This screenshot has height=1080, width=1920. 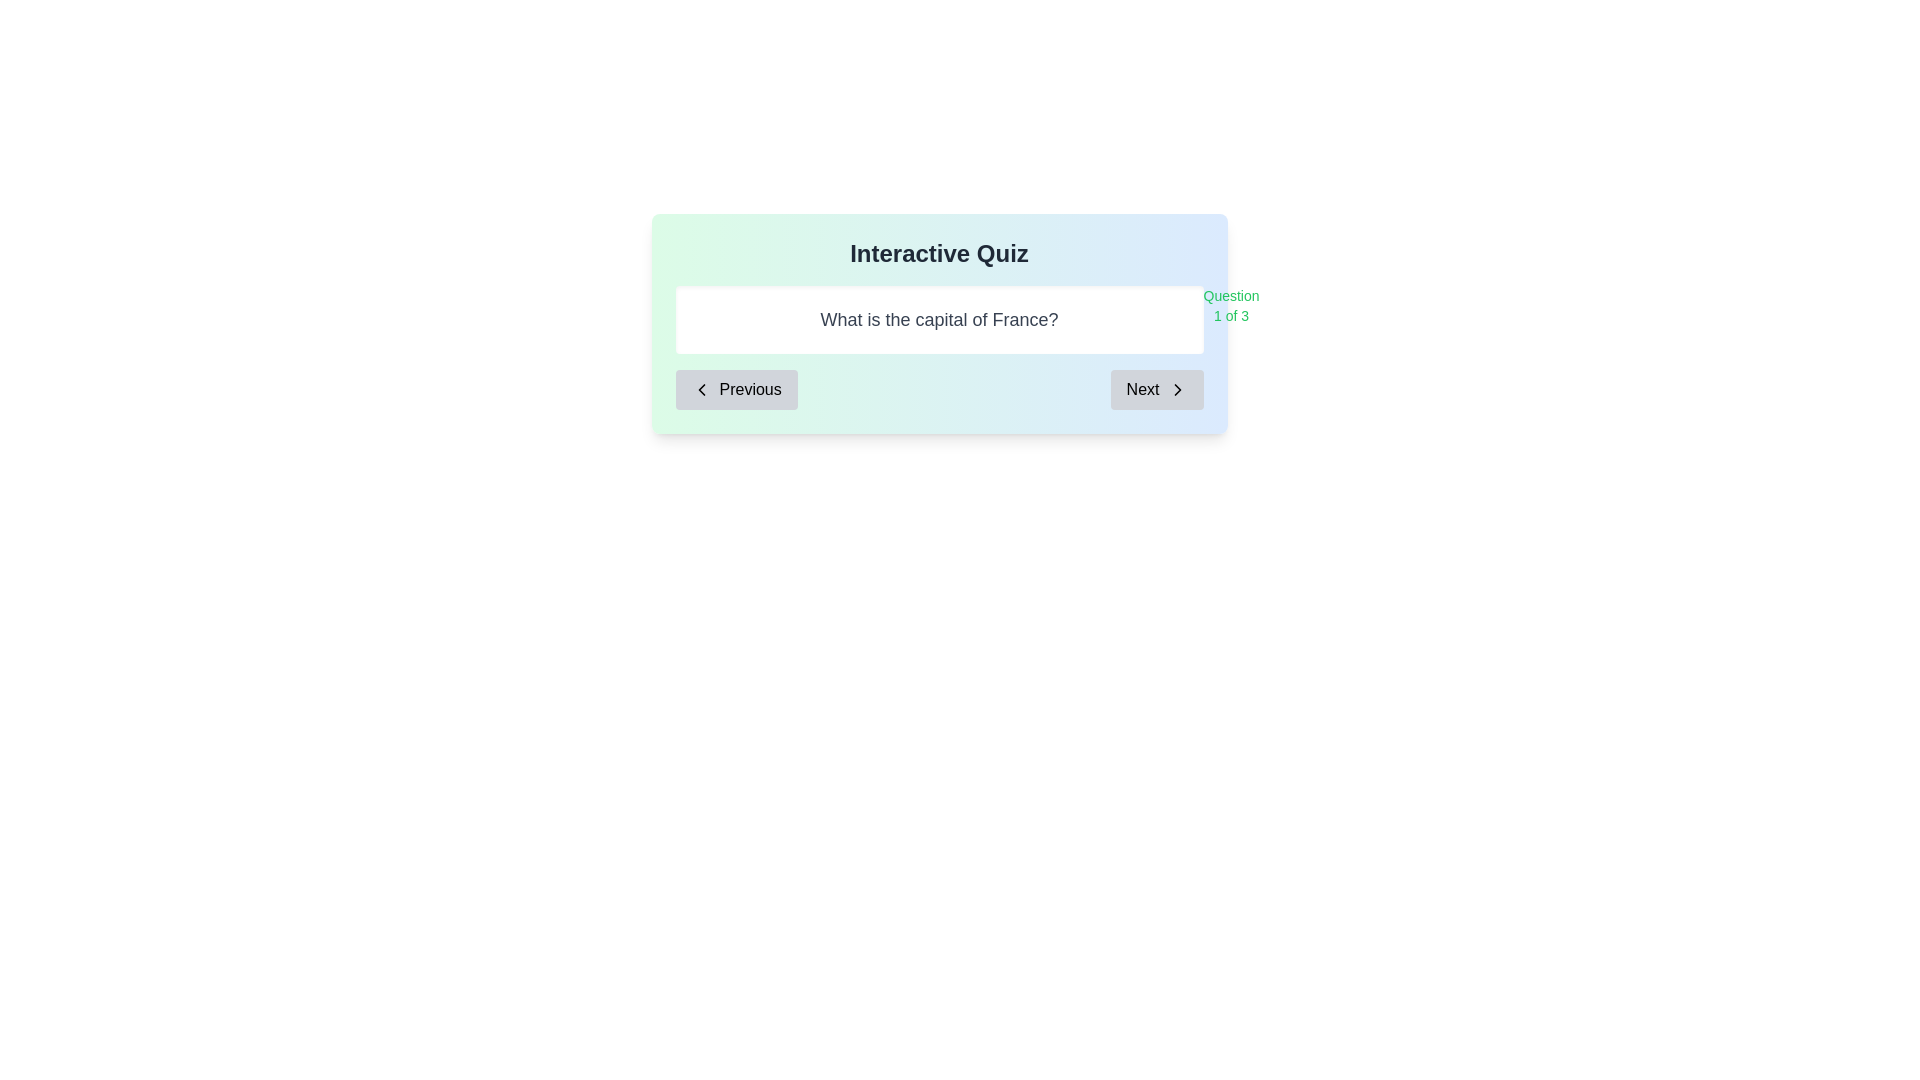 I want to click on the 'Next' button, which features a chevron icon indicating forward movement, so click(x=1177, y=389).